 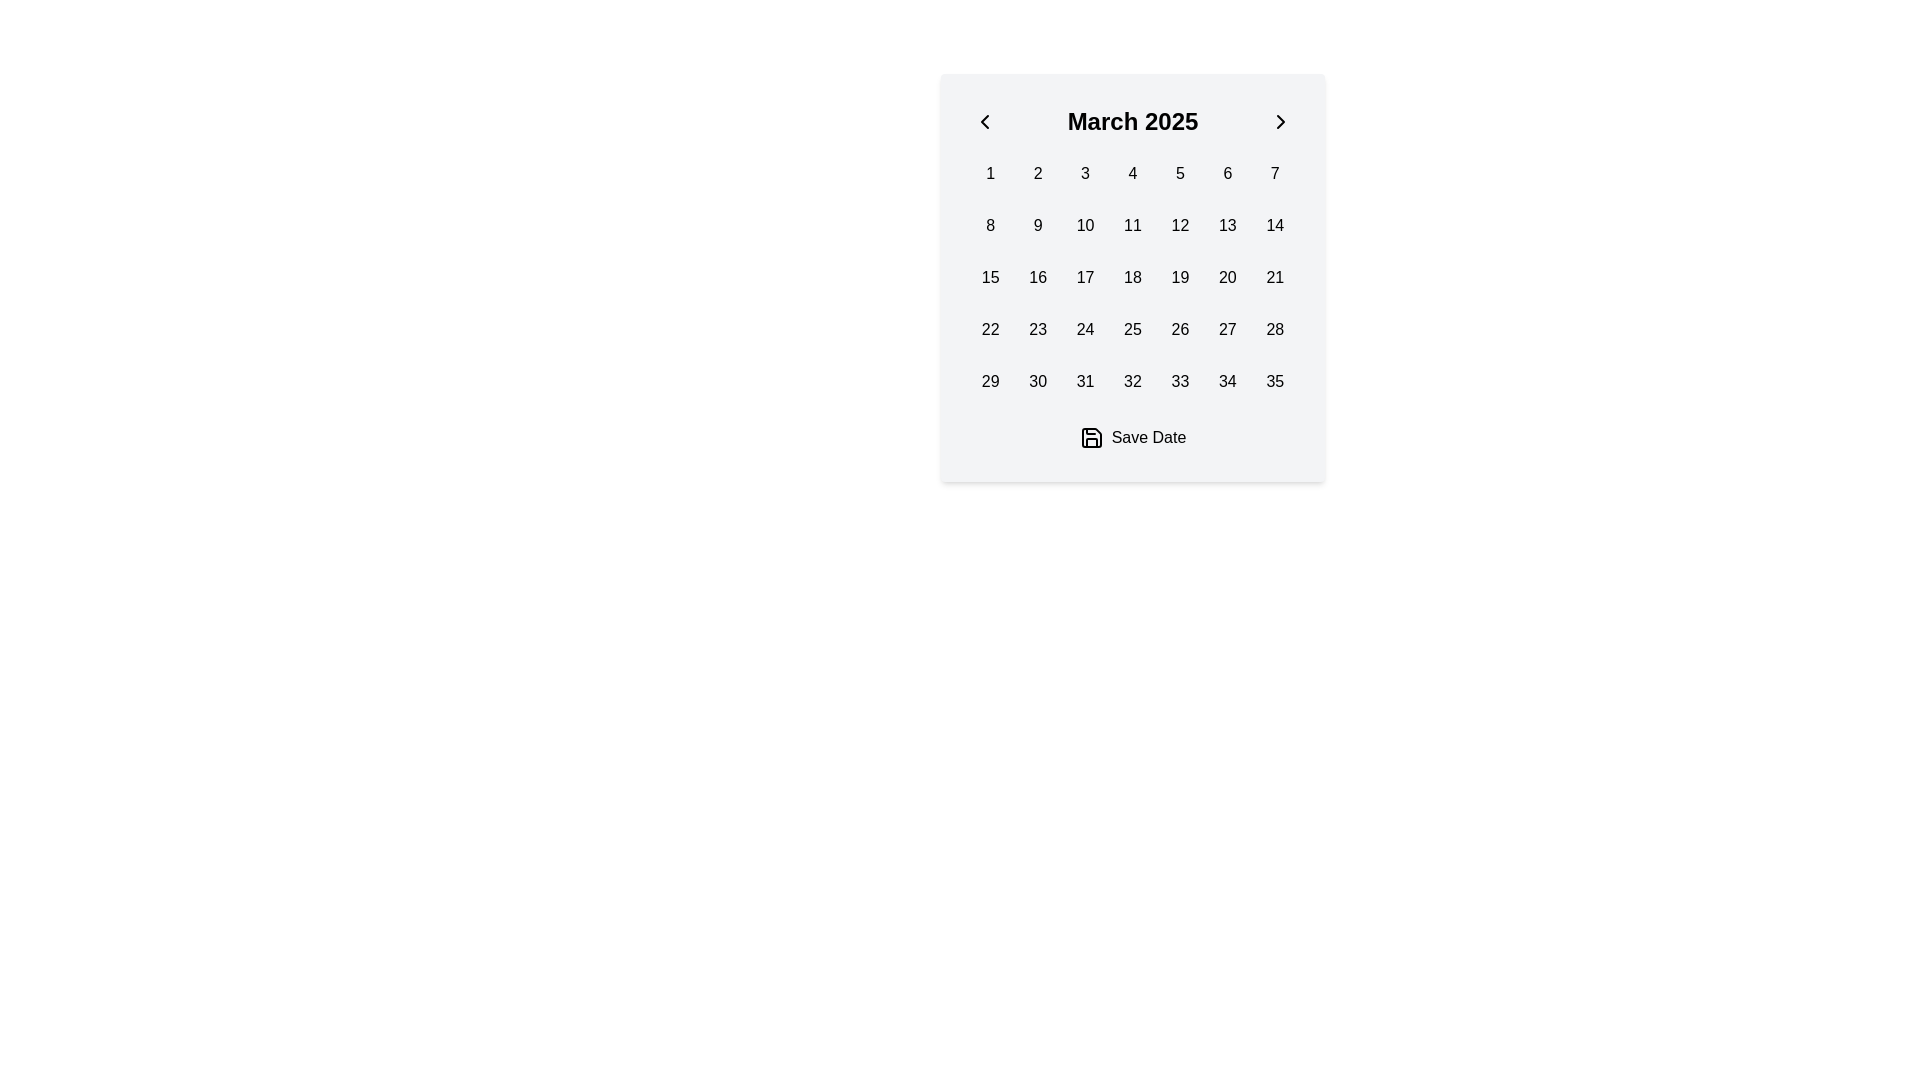 What do you see at coordinates (1038, 225) in the screenshot?
I see `the date '9' button in the calendar interface` at bounding box center [1038, 225].